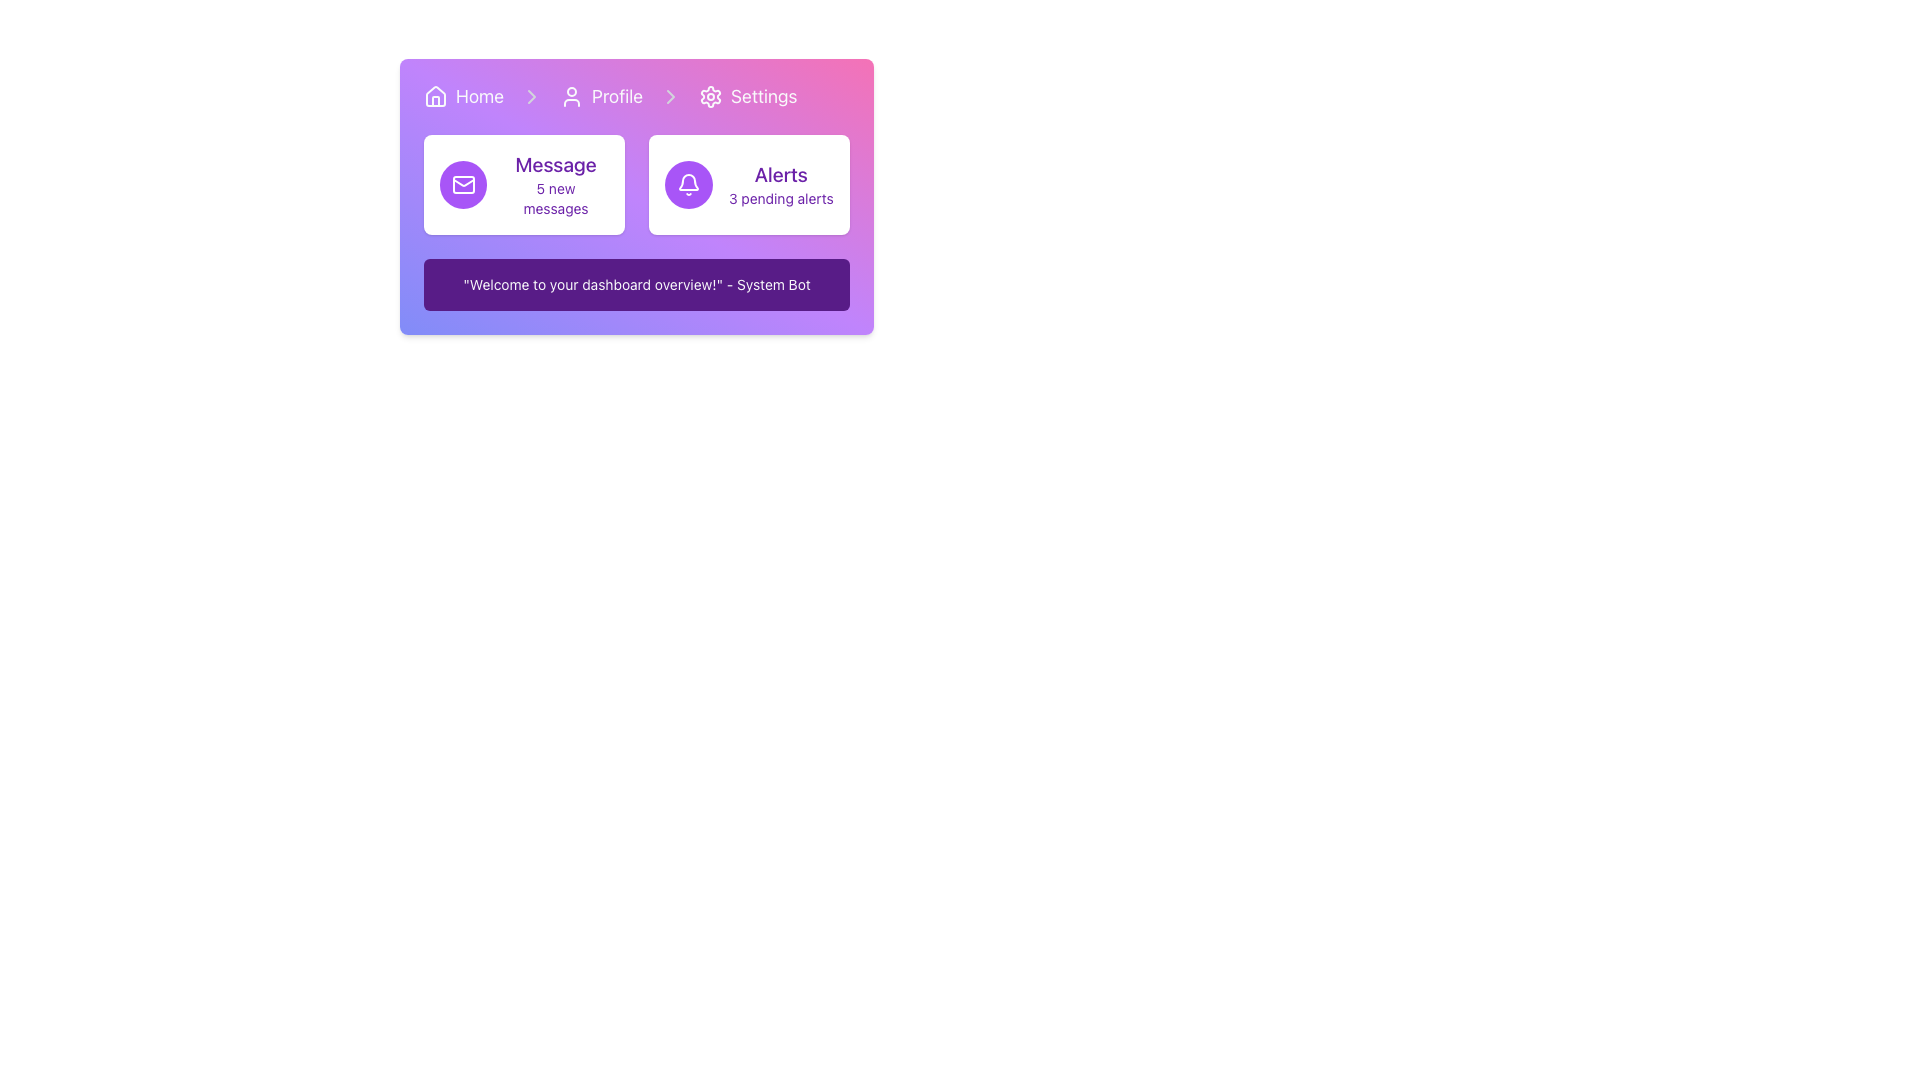 This screenshot has width=1920, height=1080. What do you see at coordinates (462, 185) in the screenshot?
I see `the non-interactive Icon Button representing messaging functionality, located at the leftmost side of the 'Message' card` at bounding box center [462, 185].